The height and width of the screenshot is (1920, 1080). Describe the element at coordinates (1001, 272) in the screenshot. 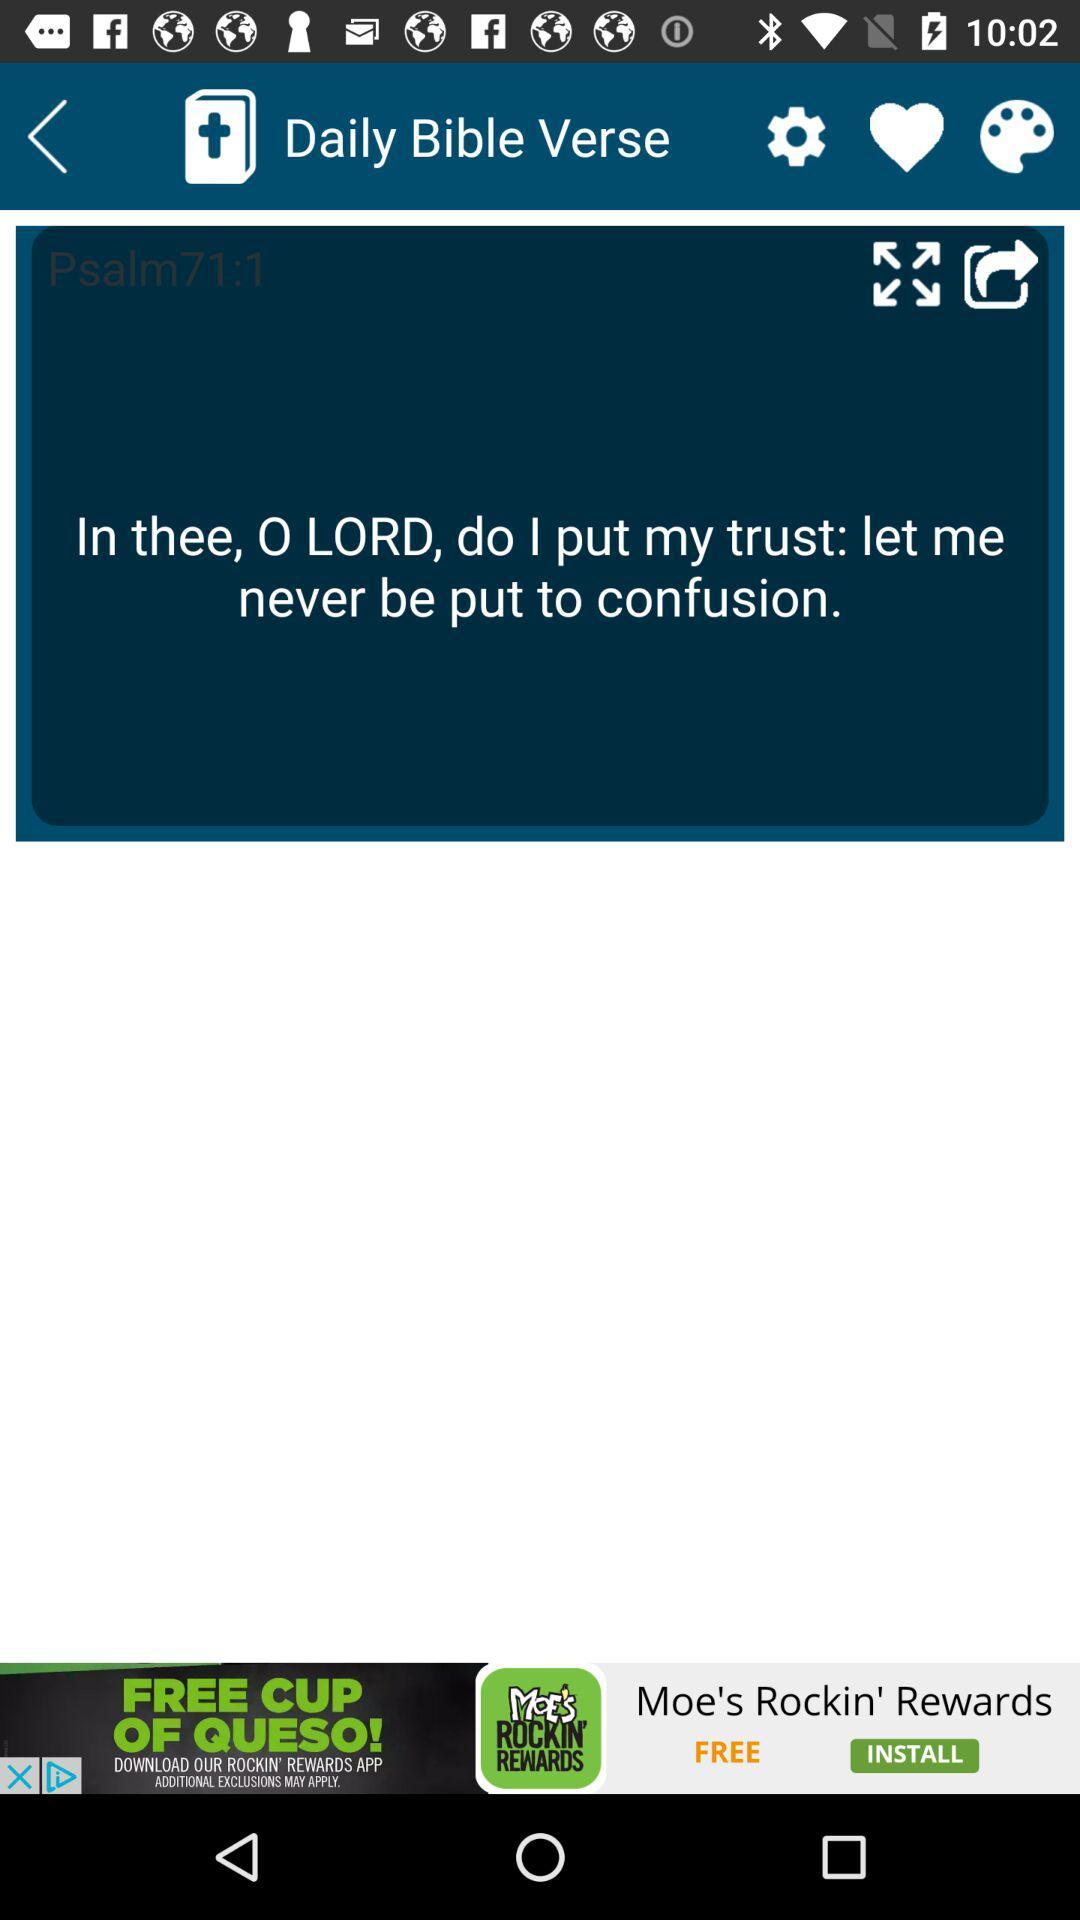

I see `next page` at that location.